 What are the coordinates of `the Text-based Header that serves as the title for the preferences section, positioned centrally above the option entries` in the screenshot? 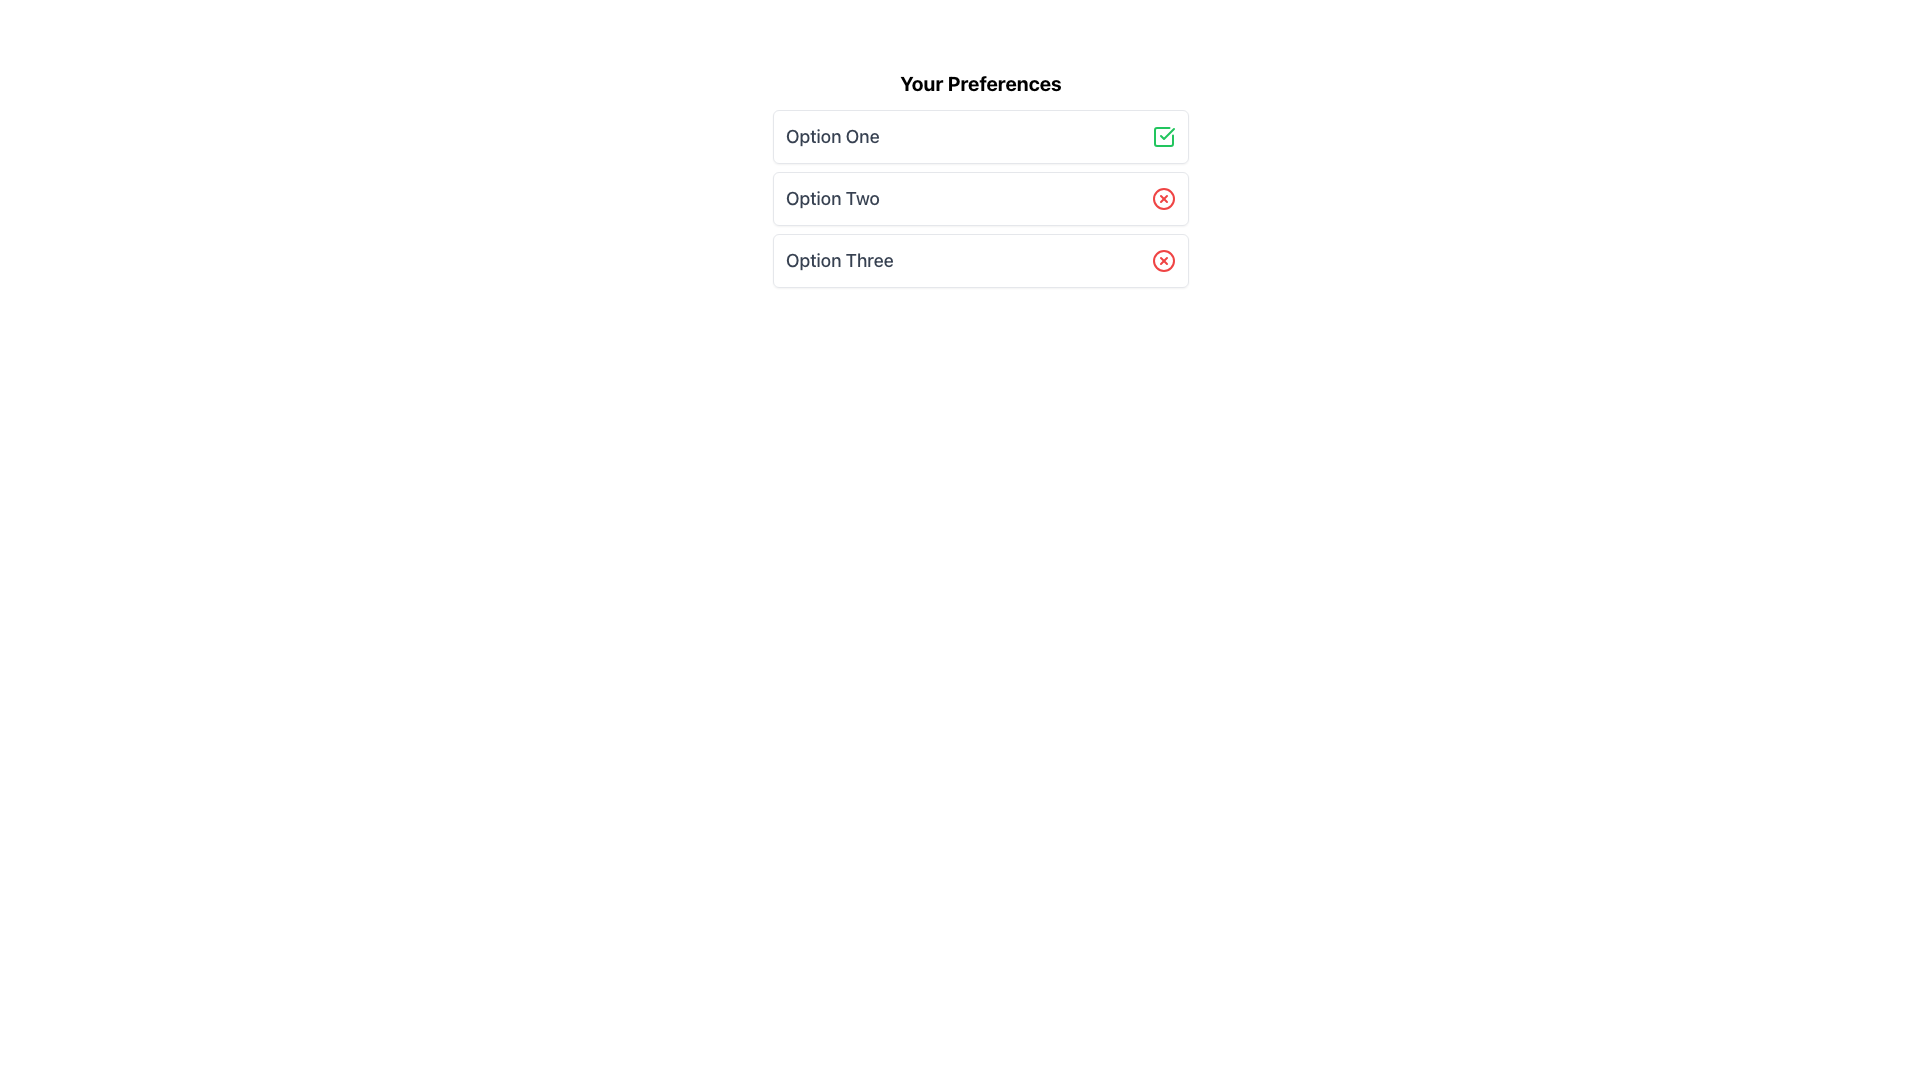 It's located at (980, 83).